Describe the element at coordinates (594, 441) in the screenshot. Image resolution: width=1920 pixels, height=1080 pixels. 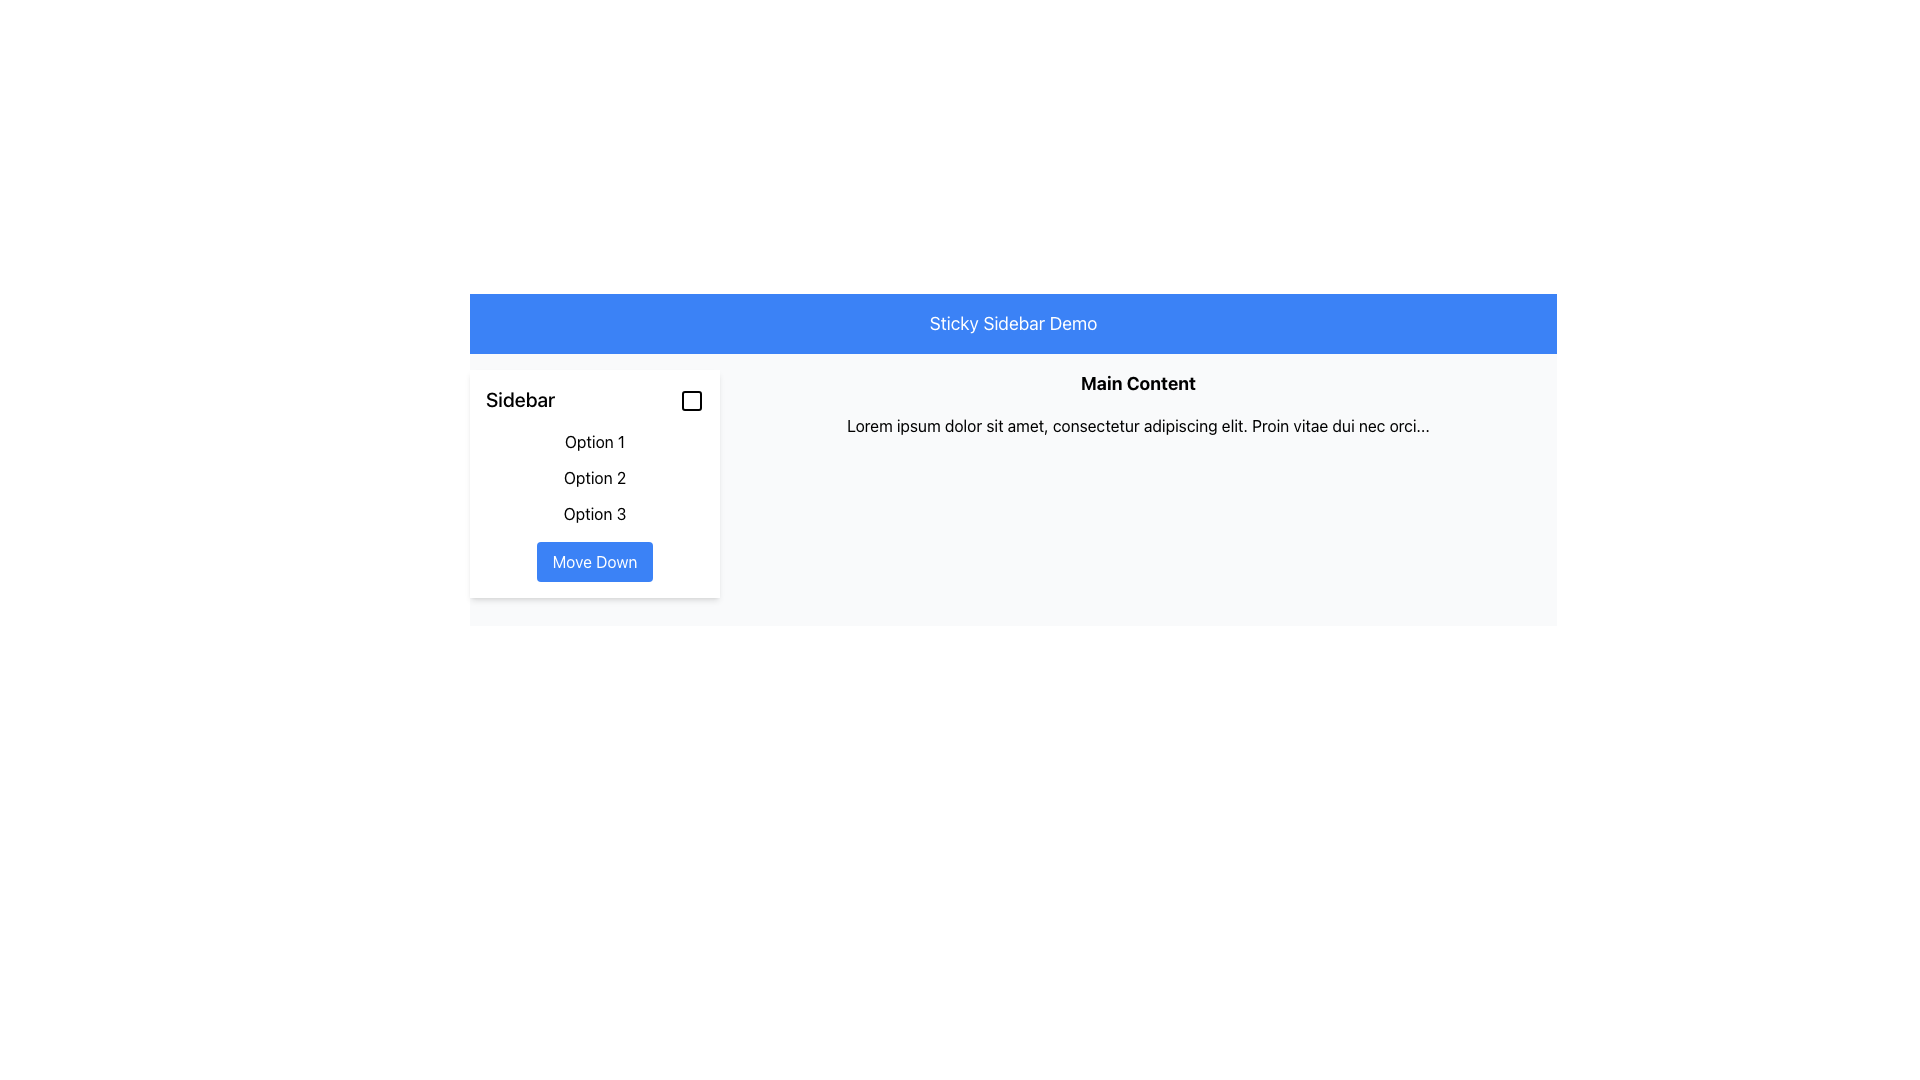
I see `the text label 'Option 1' in the left sidebar below the 'Sidebar' heading` at that location.